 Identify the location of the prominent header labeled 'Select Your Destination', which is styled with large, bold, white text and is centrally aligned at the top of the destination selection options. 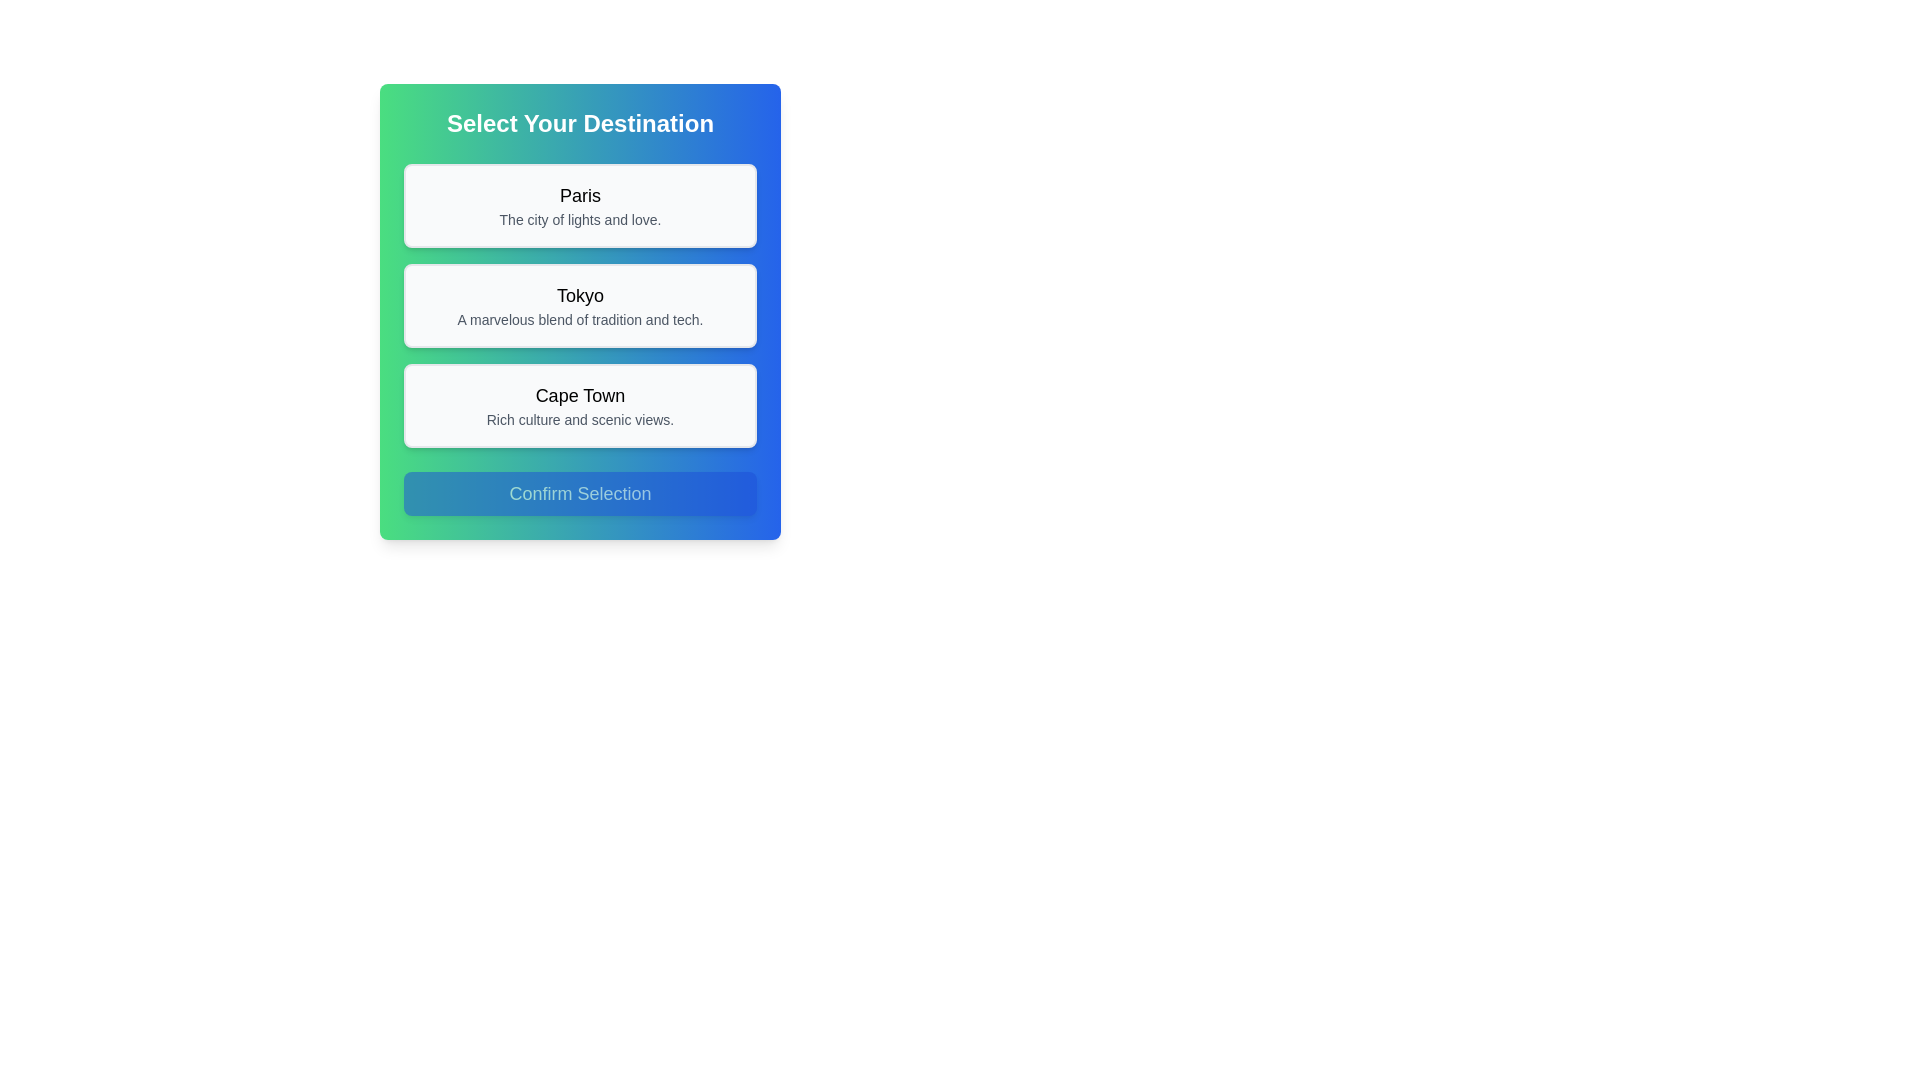
(579, 123).